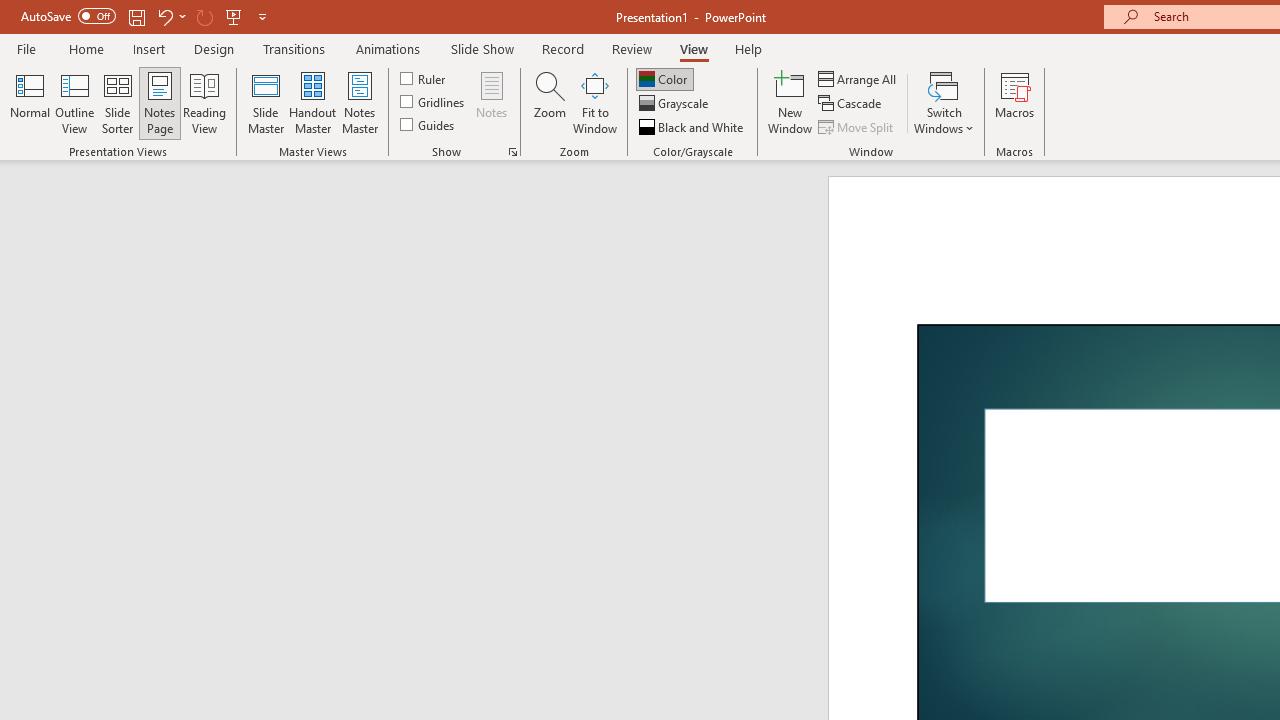 The image size is (1280, 720). I want to click on 'Notes', so click(492, 103).